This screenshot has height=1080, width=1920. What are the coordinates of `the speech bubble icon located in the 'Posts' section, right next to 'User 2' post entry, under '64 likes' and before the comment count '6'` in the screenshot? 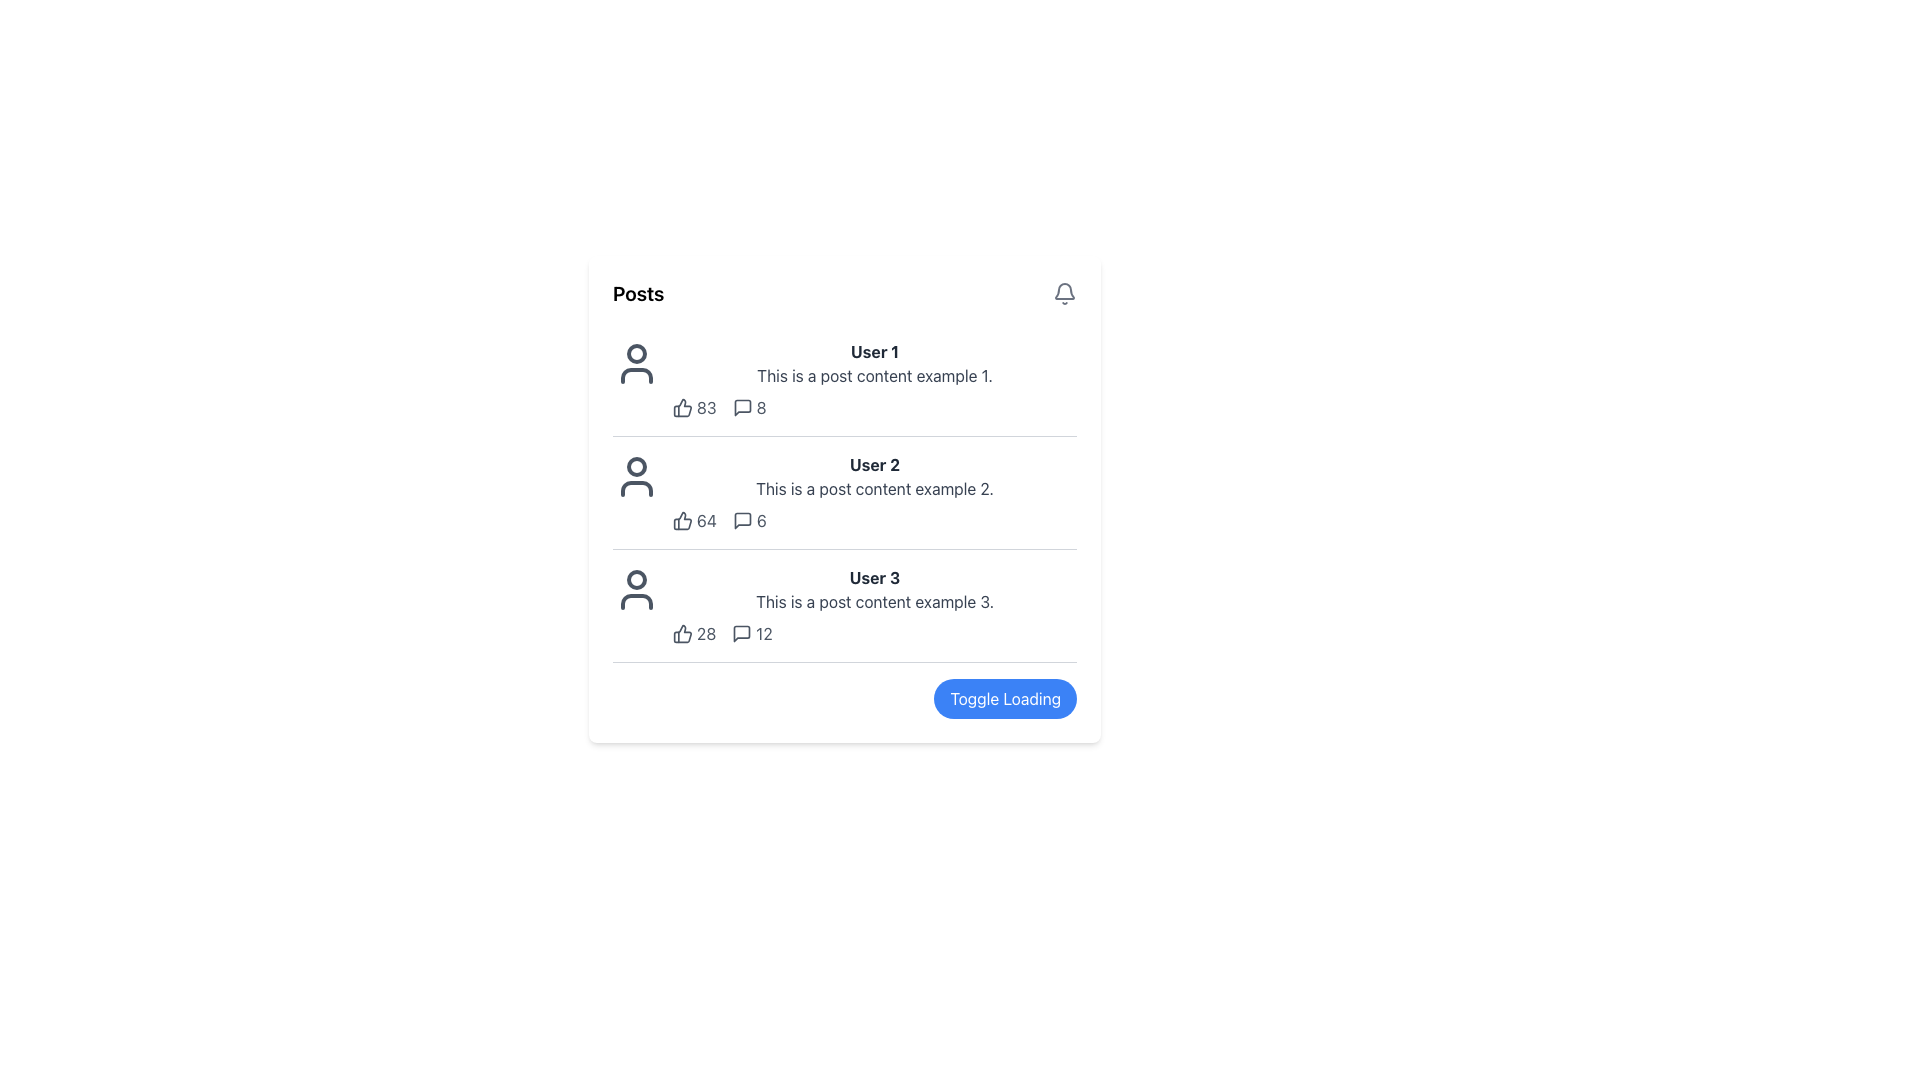 It's located at (741, 519).